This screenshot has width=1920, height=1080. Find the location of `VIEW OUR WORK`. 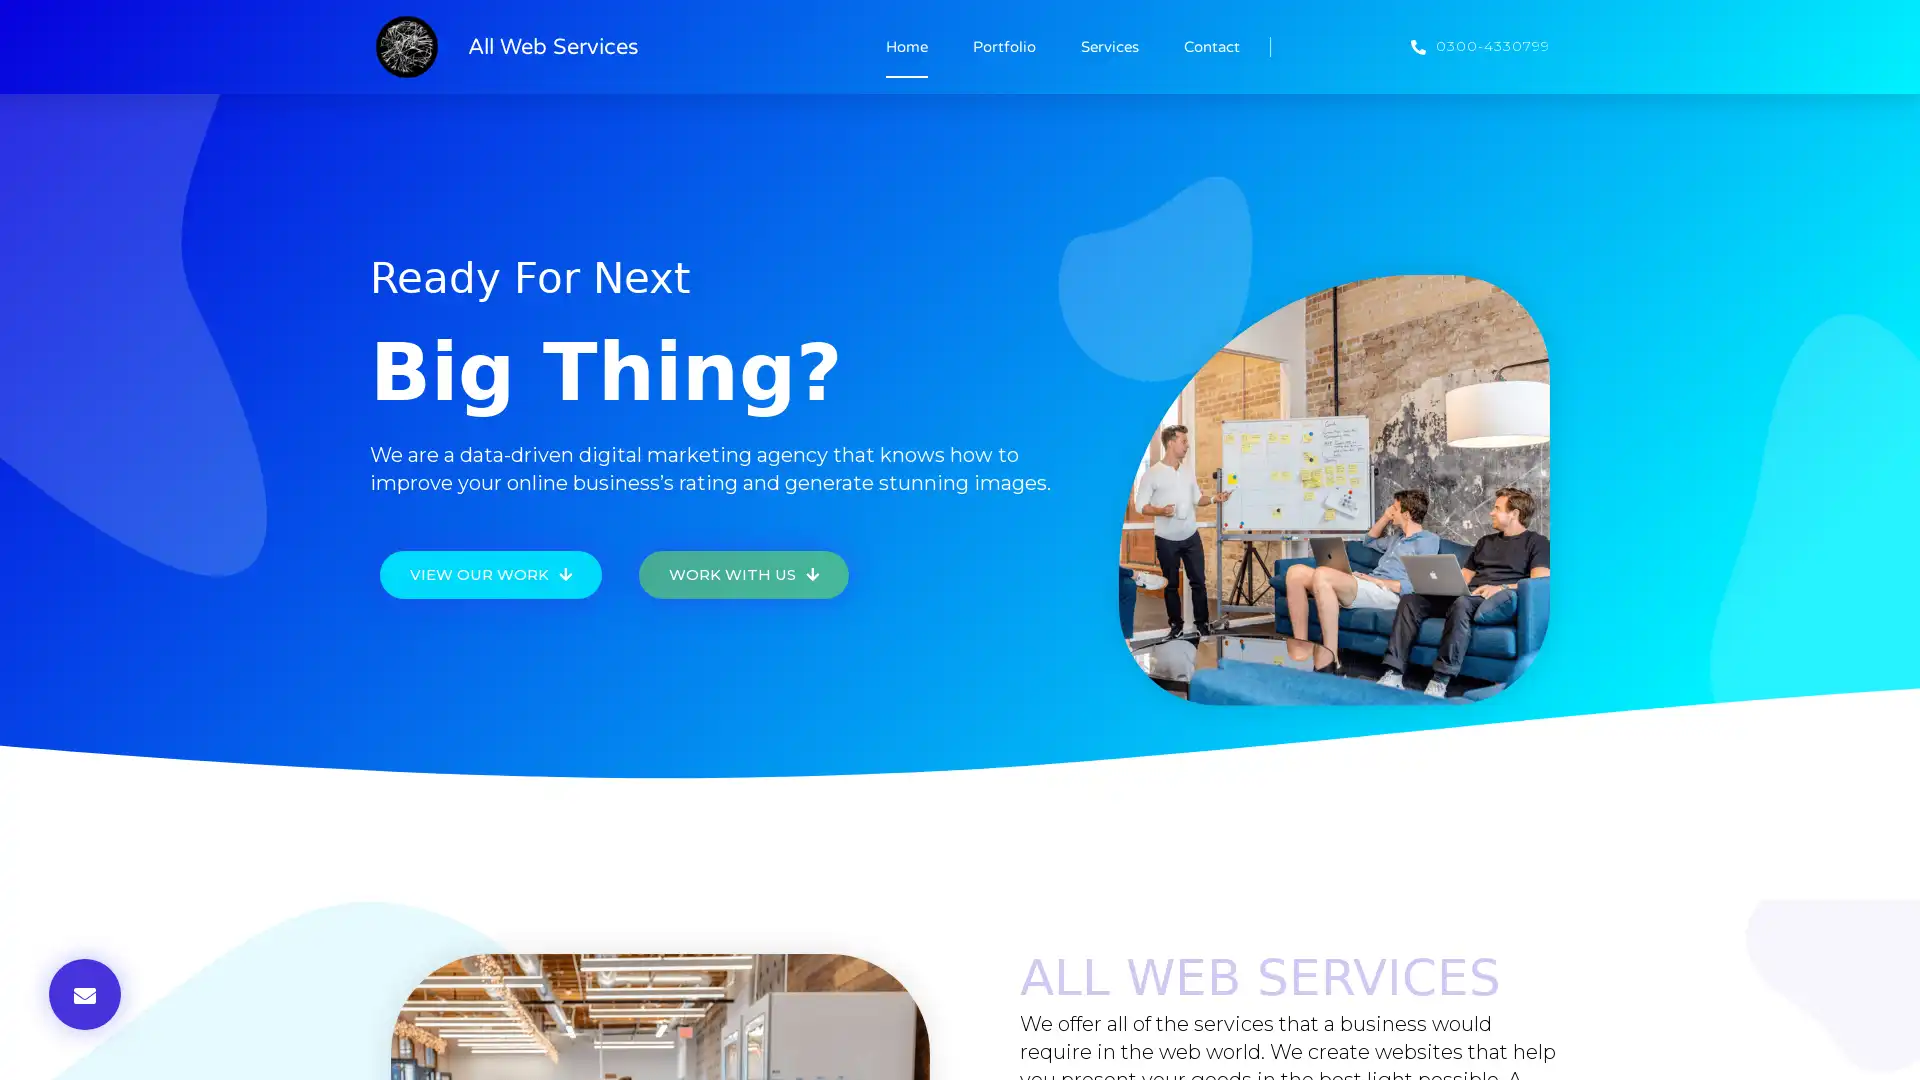

VIEW OUR WORK is located at coordinates (490, 574).